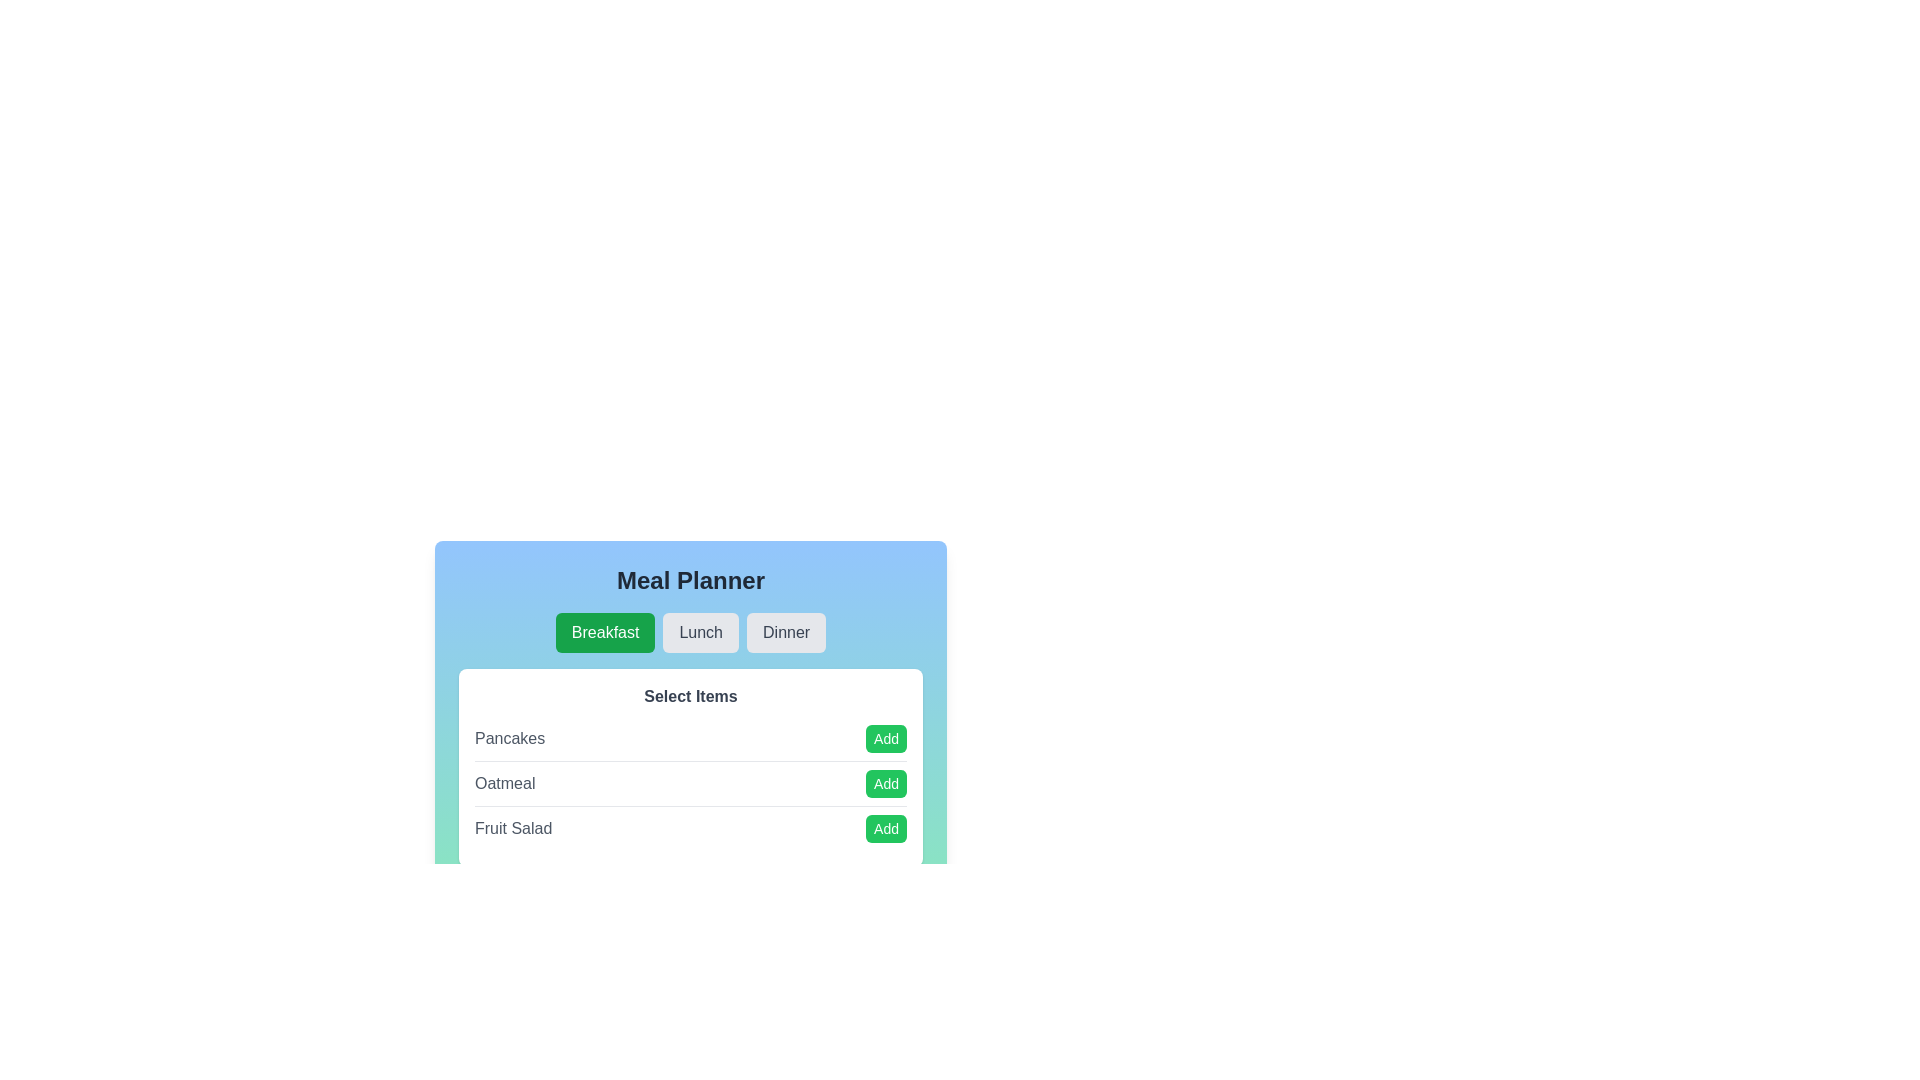 This screenshot has width=1920, height=1080. What do you see at coordinates (513, 829) in the screenshot?
I see `text content of the 'Fruit Salad' label, which is displayed in a subdued gray color in a list under the 'Select Items' heading` at bounding box center [513, 829].